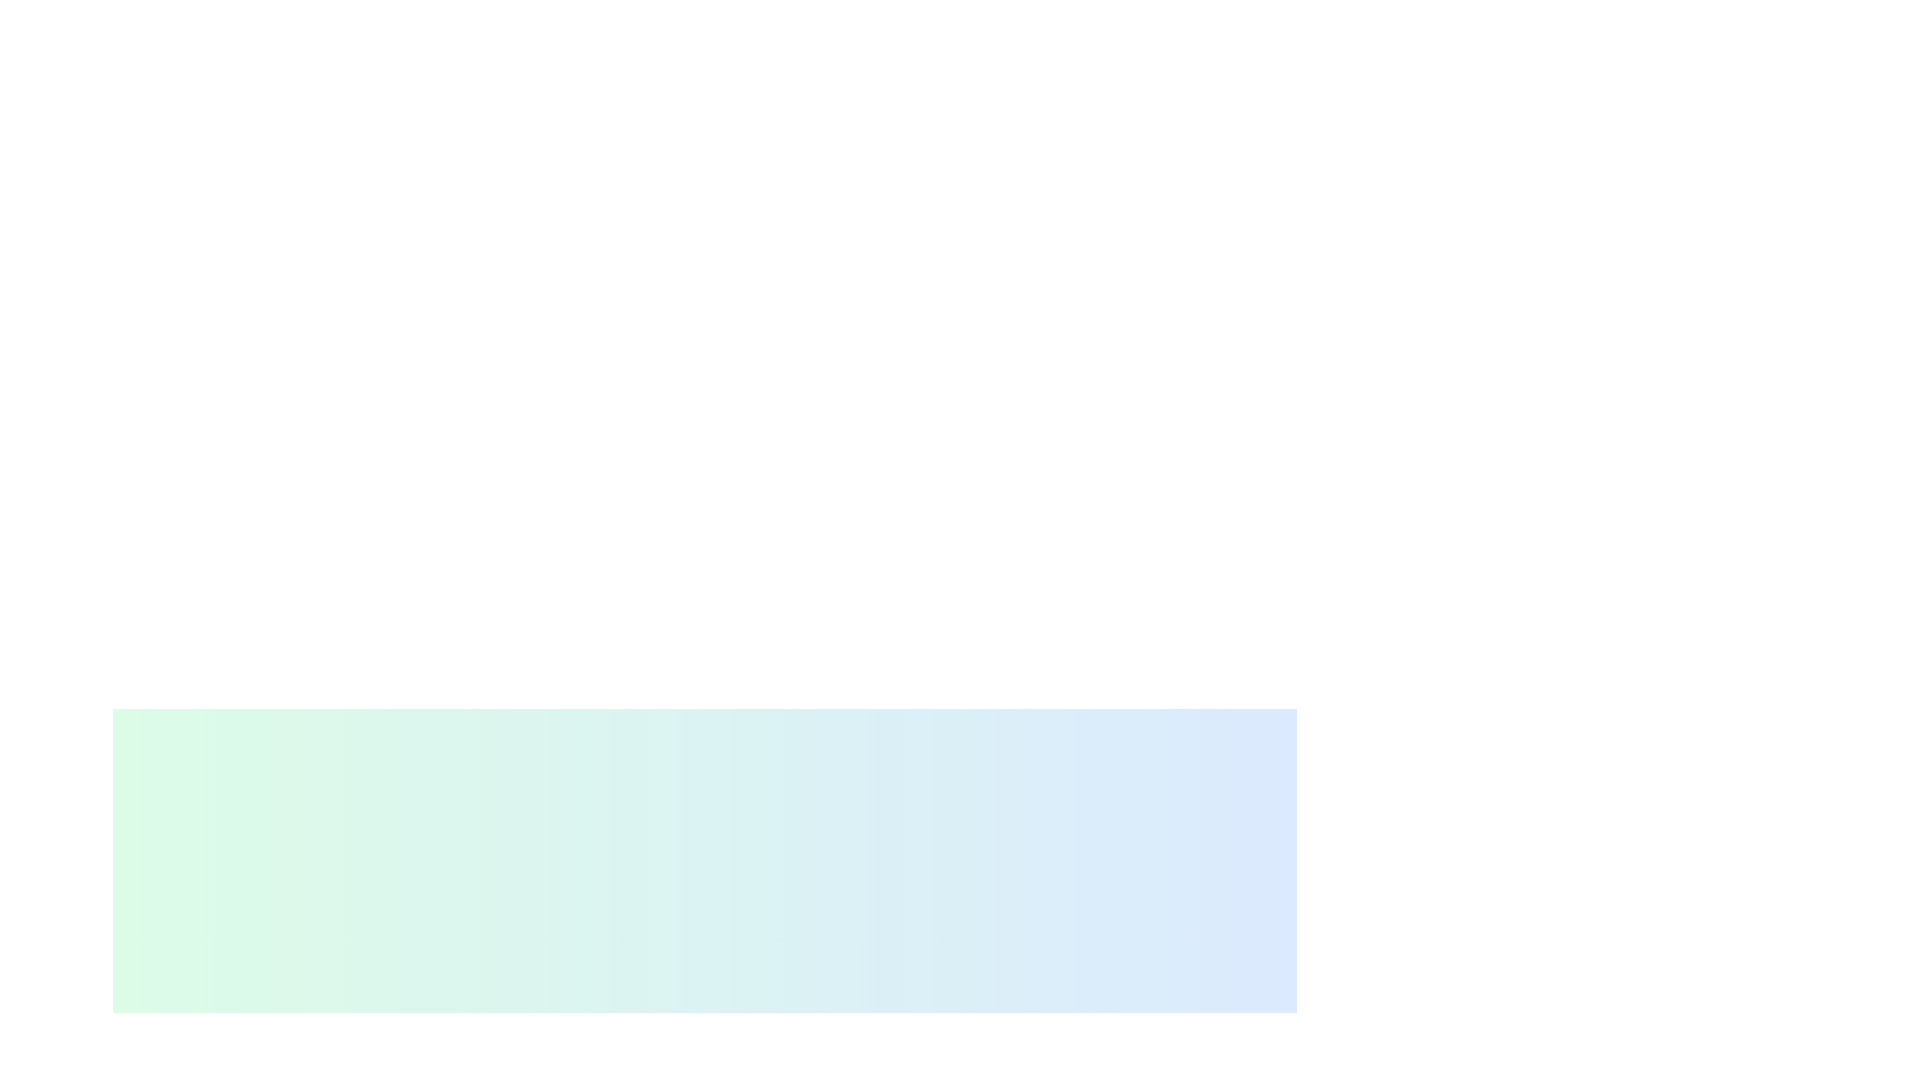 This screenshot has height=1080, width=1920. I want to click on the decorative or identifying icon located at the leftmost position of the horizontal group, which is followed by the text 'Document Editor', so click(451, 1054).